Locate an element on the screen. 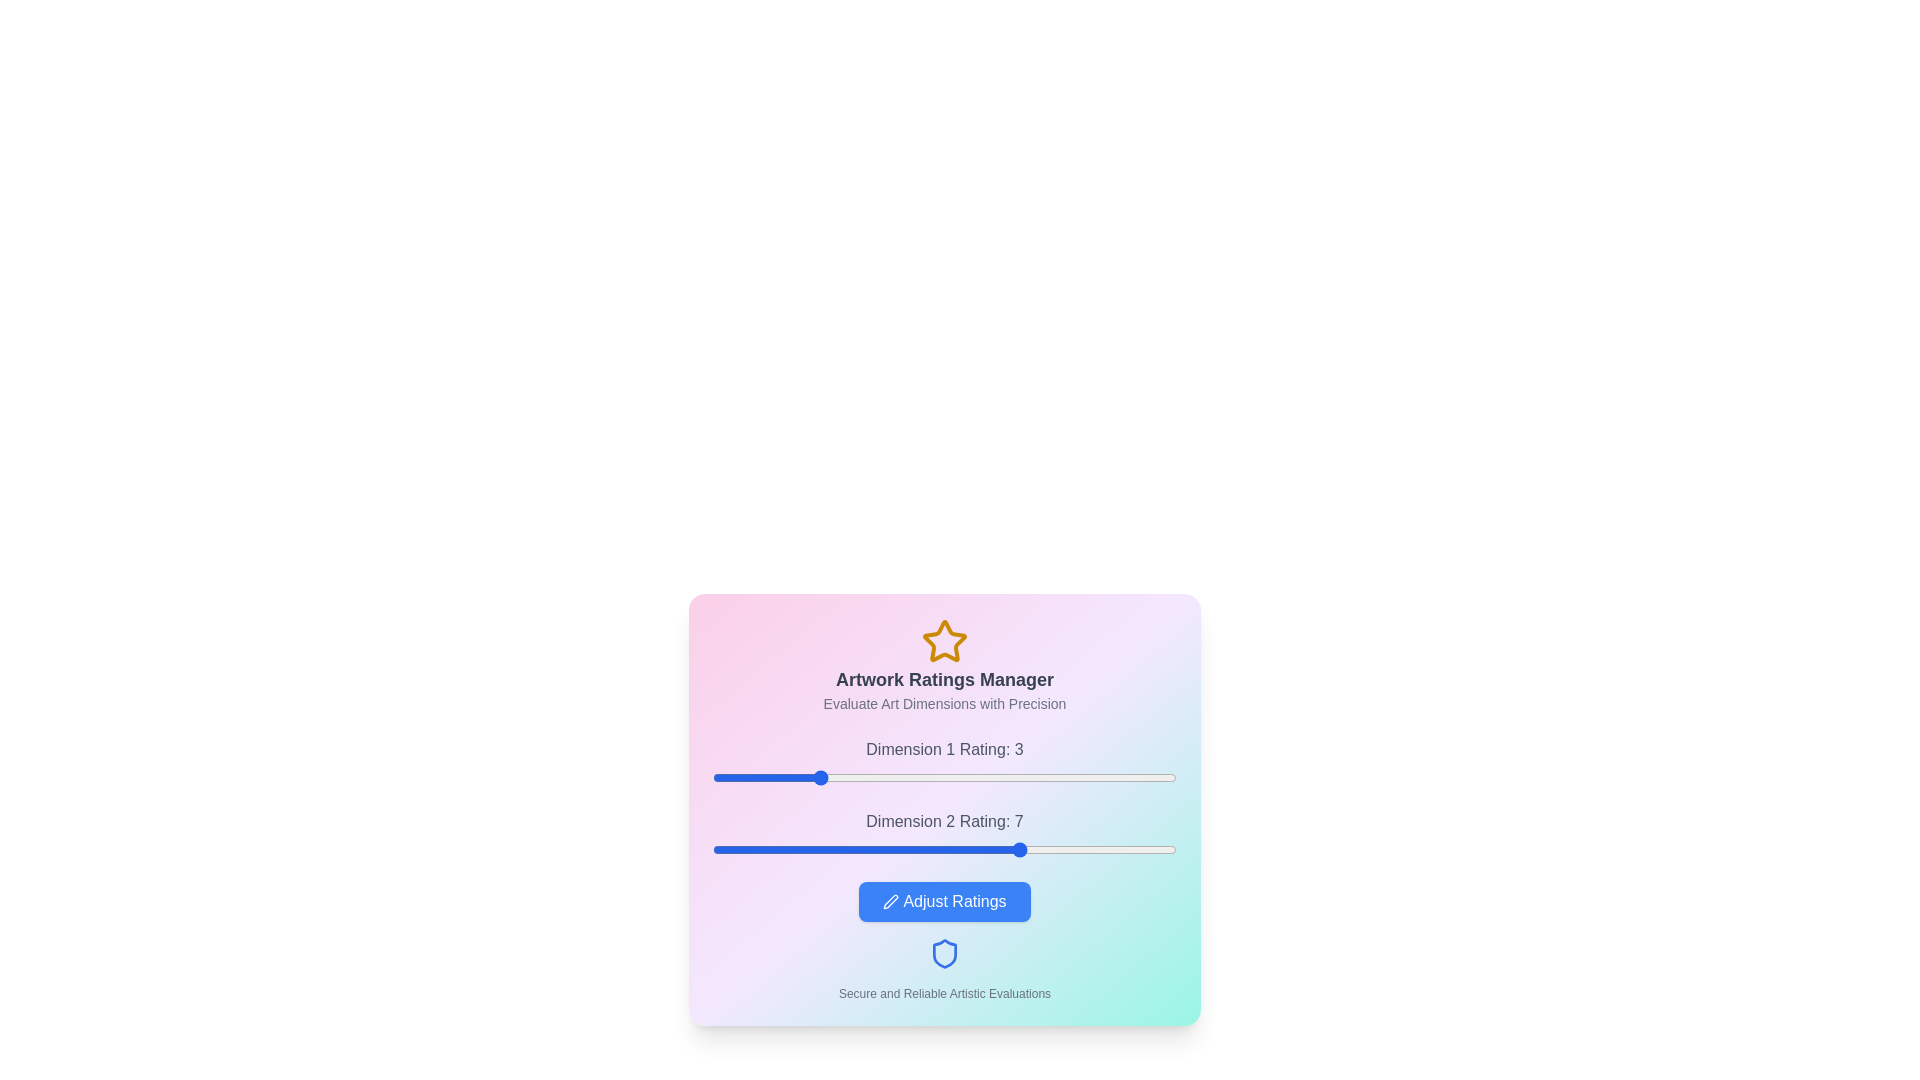 The height and width of the screenshot is (1080, 1920). the second dimension rating slider to 1 is located at coordinates (713, 849).